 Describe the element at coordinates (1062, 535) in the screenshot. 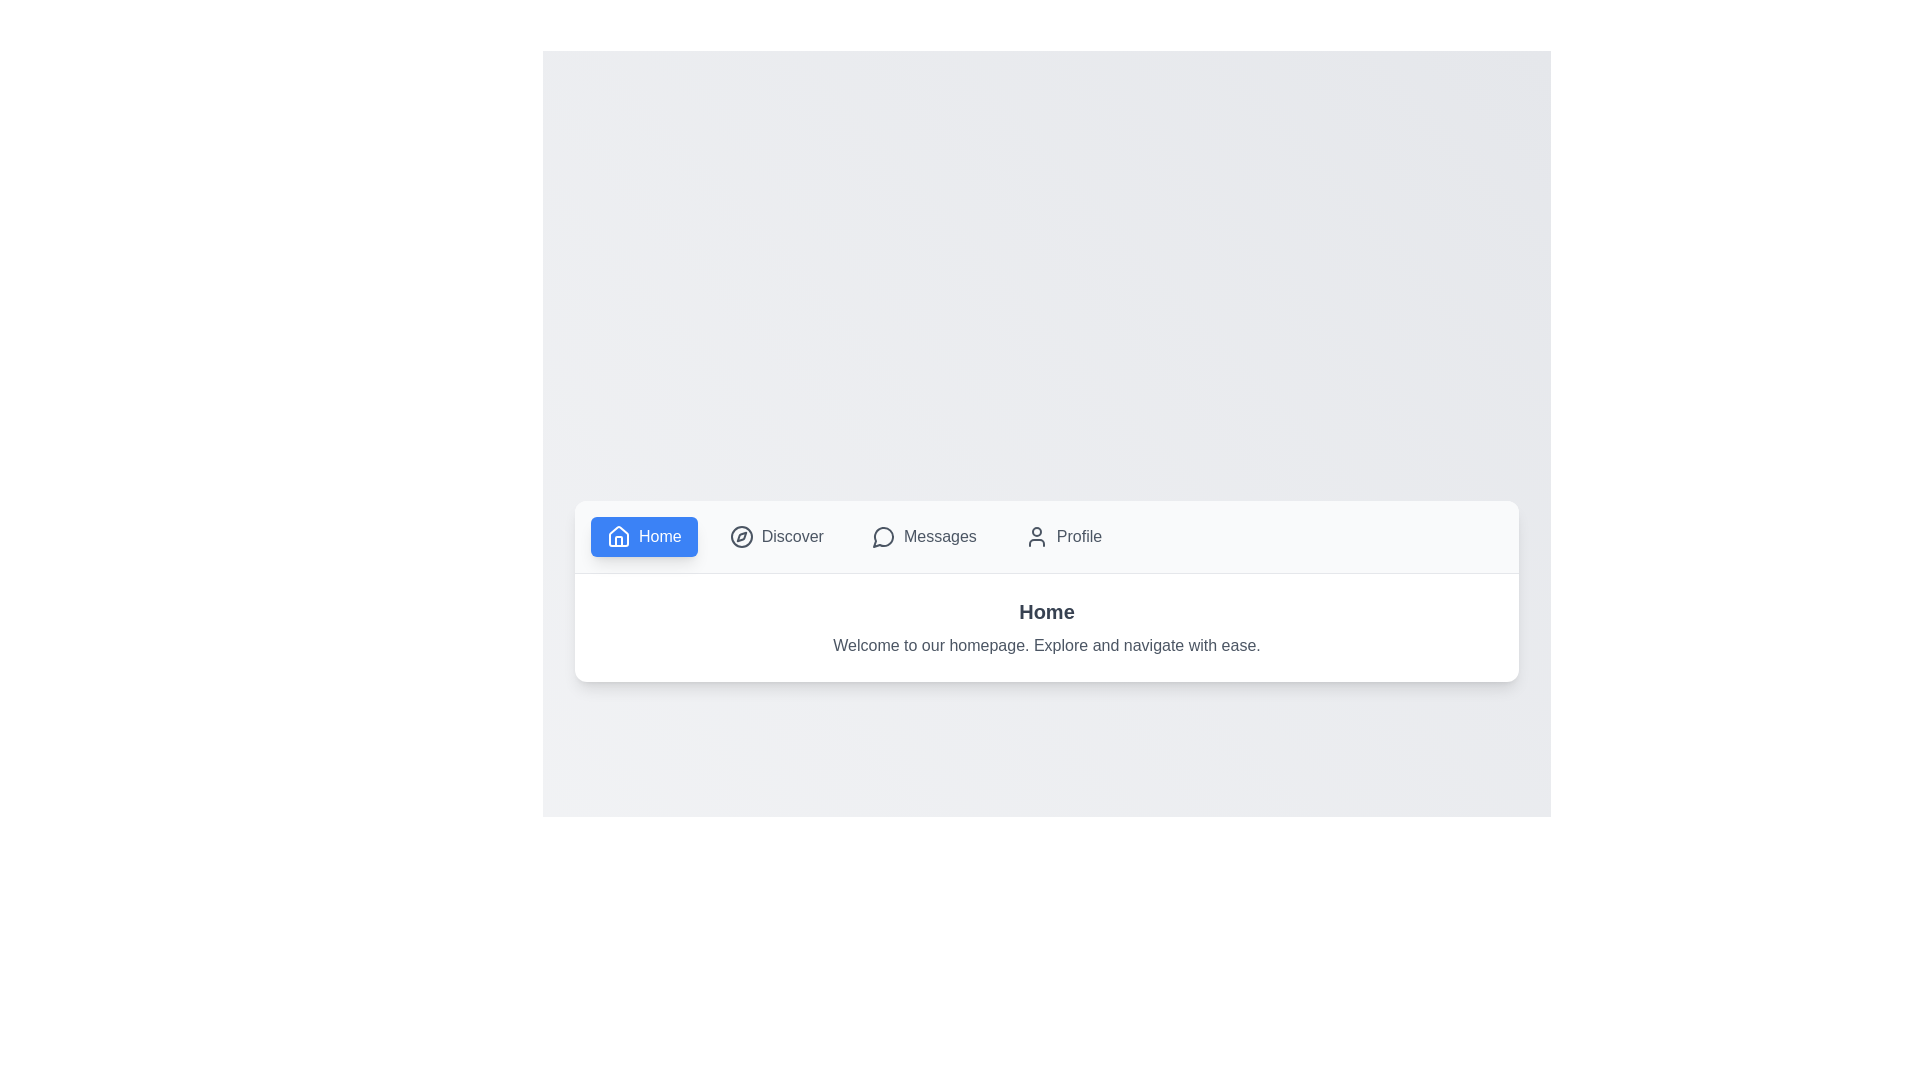

I see `the Profile tab to switch to it` at that location.